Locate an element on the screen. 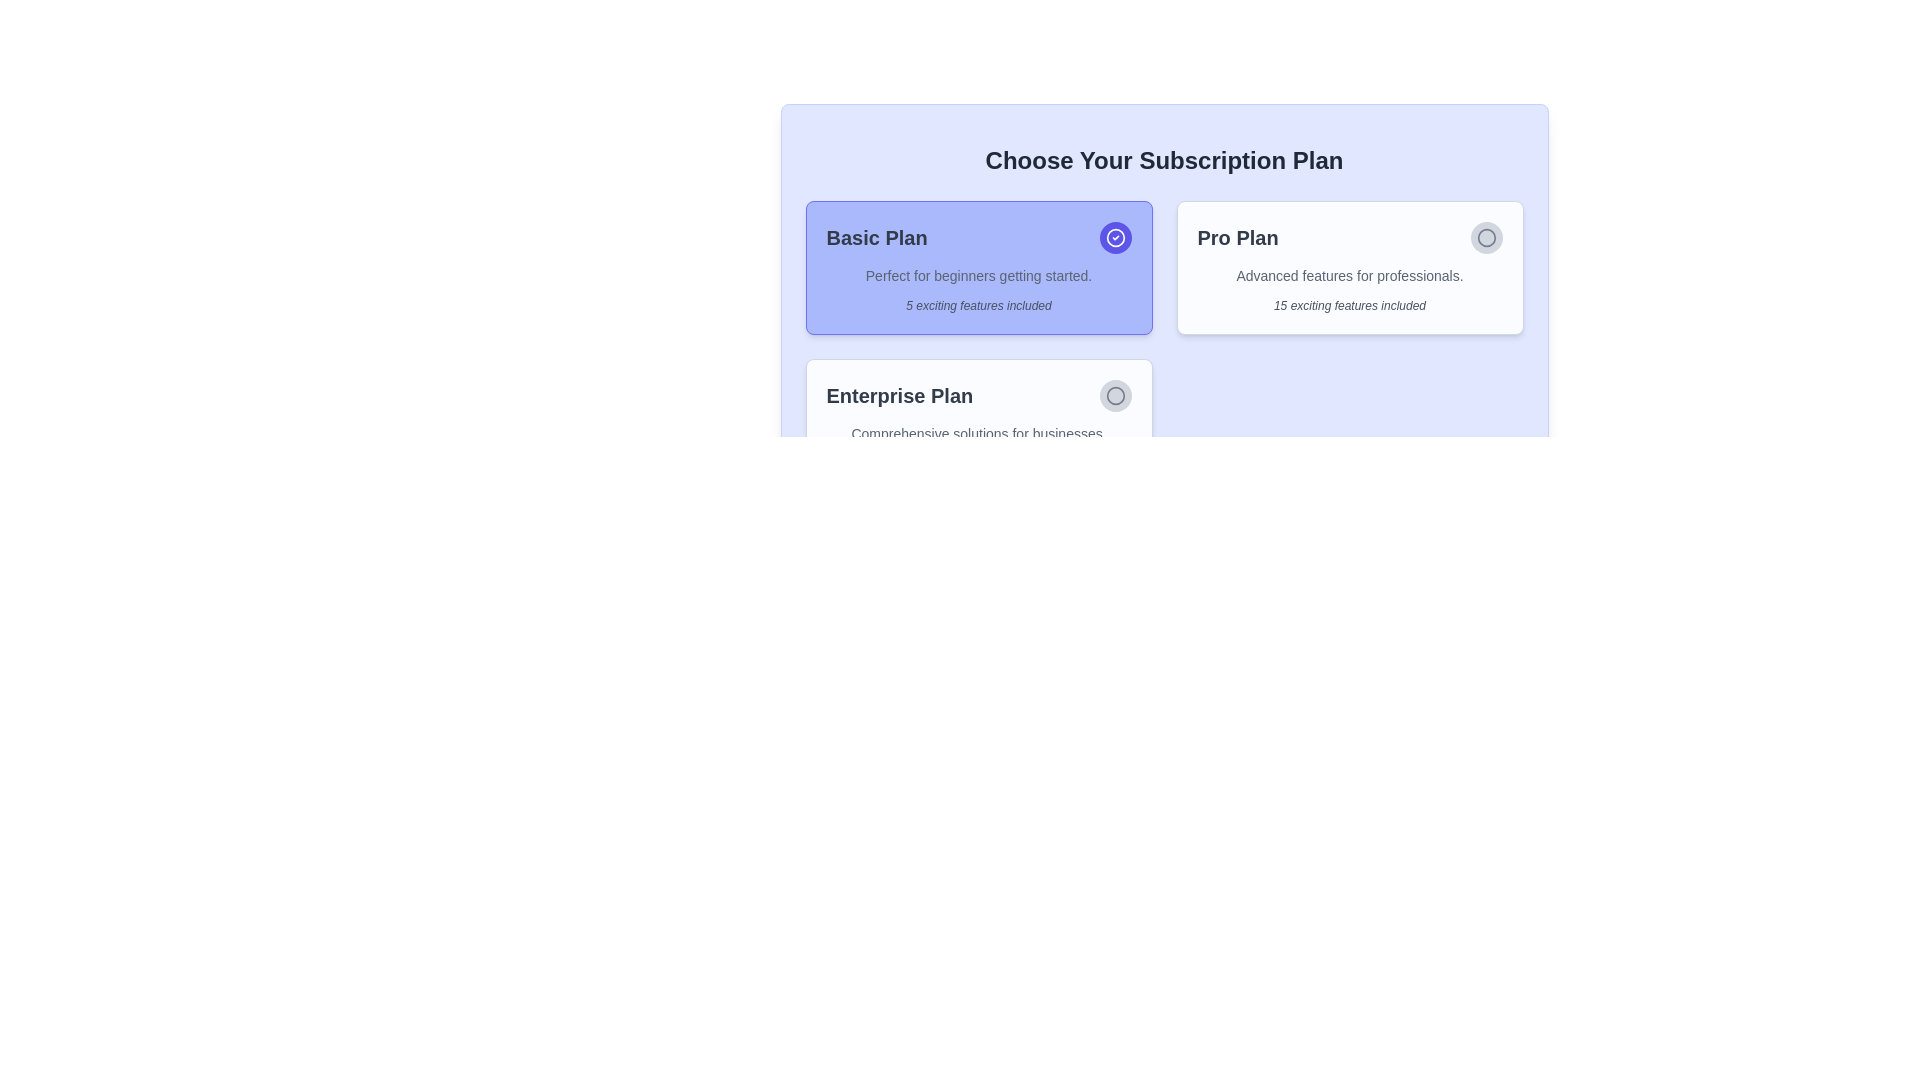  the text label reading '5 exciting features included', styled in a small italic font with gray color, located below the descriptive text of the Basic Plan card is located at coordinates (979, 305).